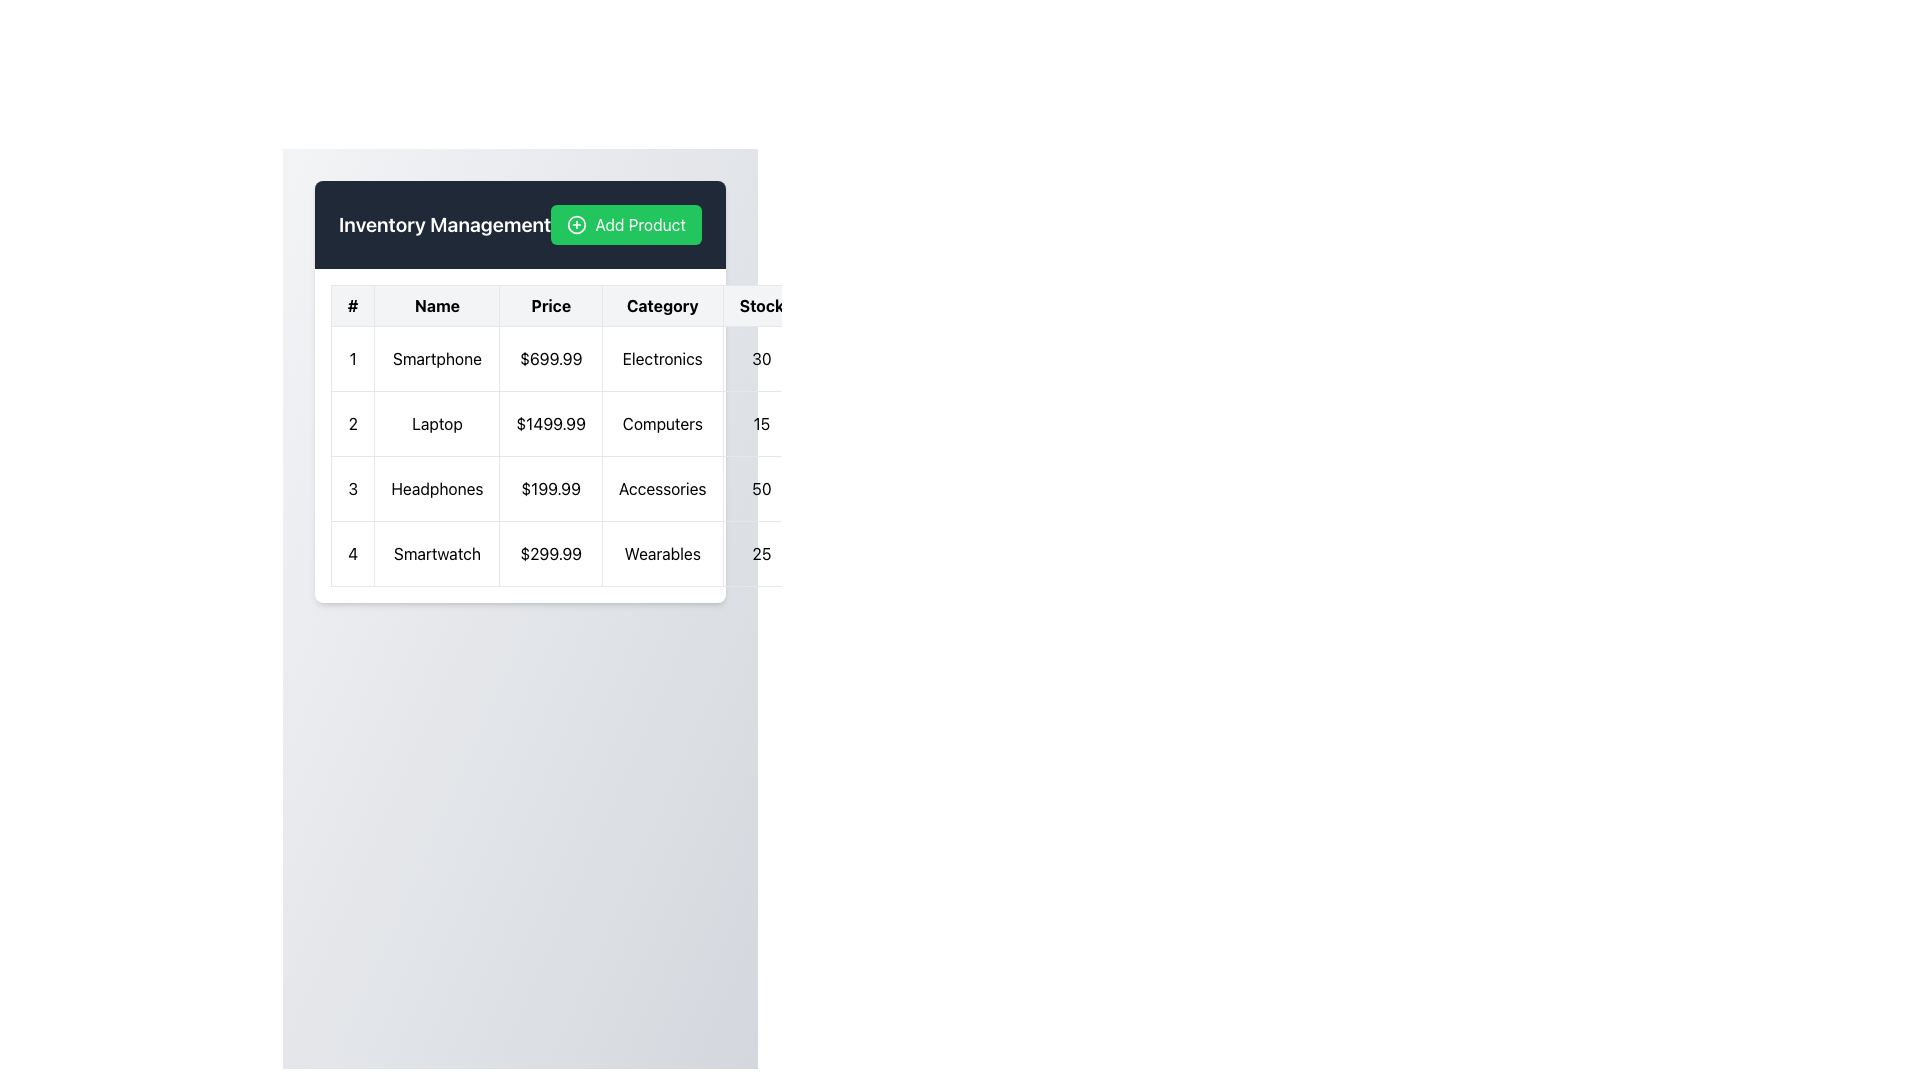 The height and width of the screenshot is (1080, 1920). What do you see at coordinates (662, 305) in the screenshot?
I see `the 'Category' column header label in the table, which is located between the 'Price' and 'Stock' columns` at bounding box center [662, 305].